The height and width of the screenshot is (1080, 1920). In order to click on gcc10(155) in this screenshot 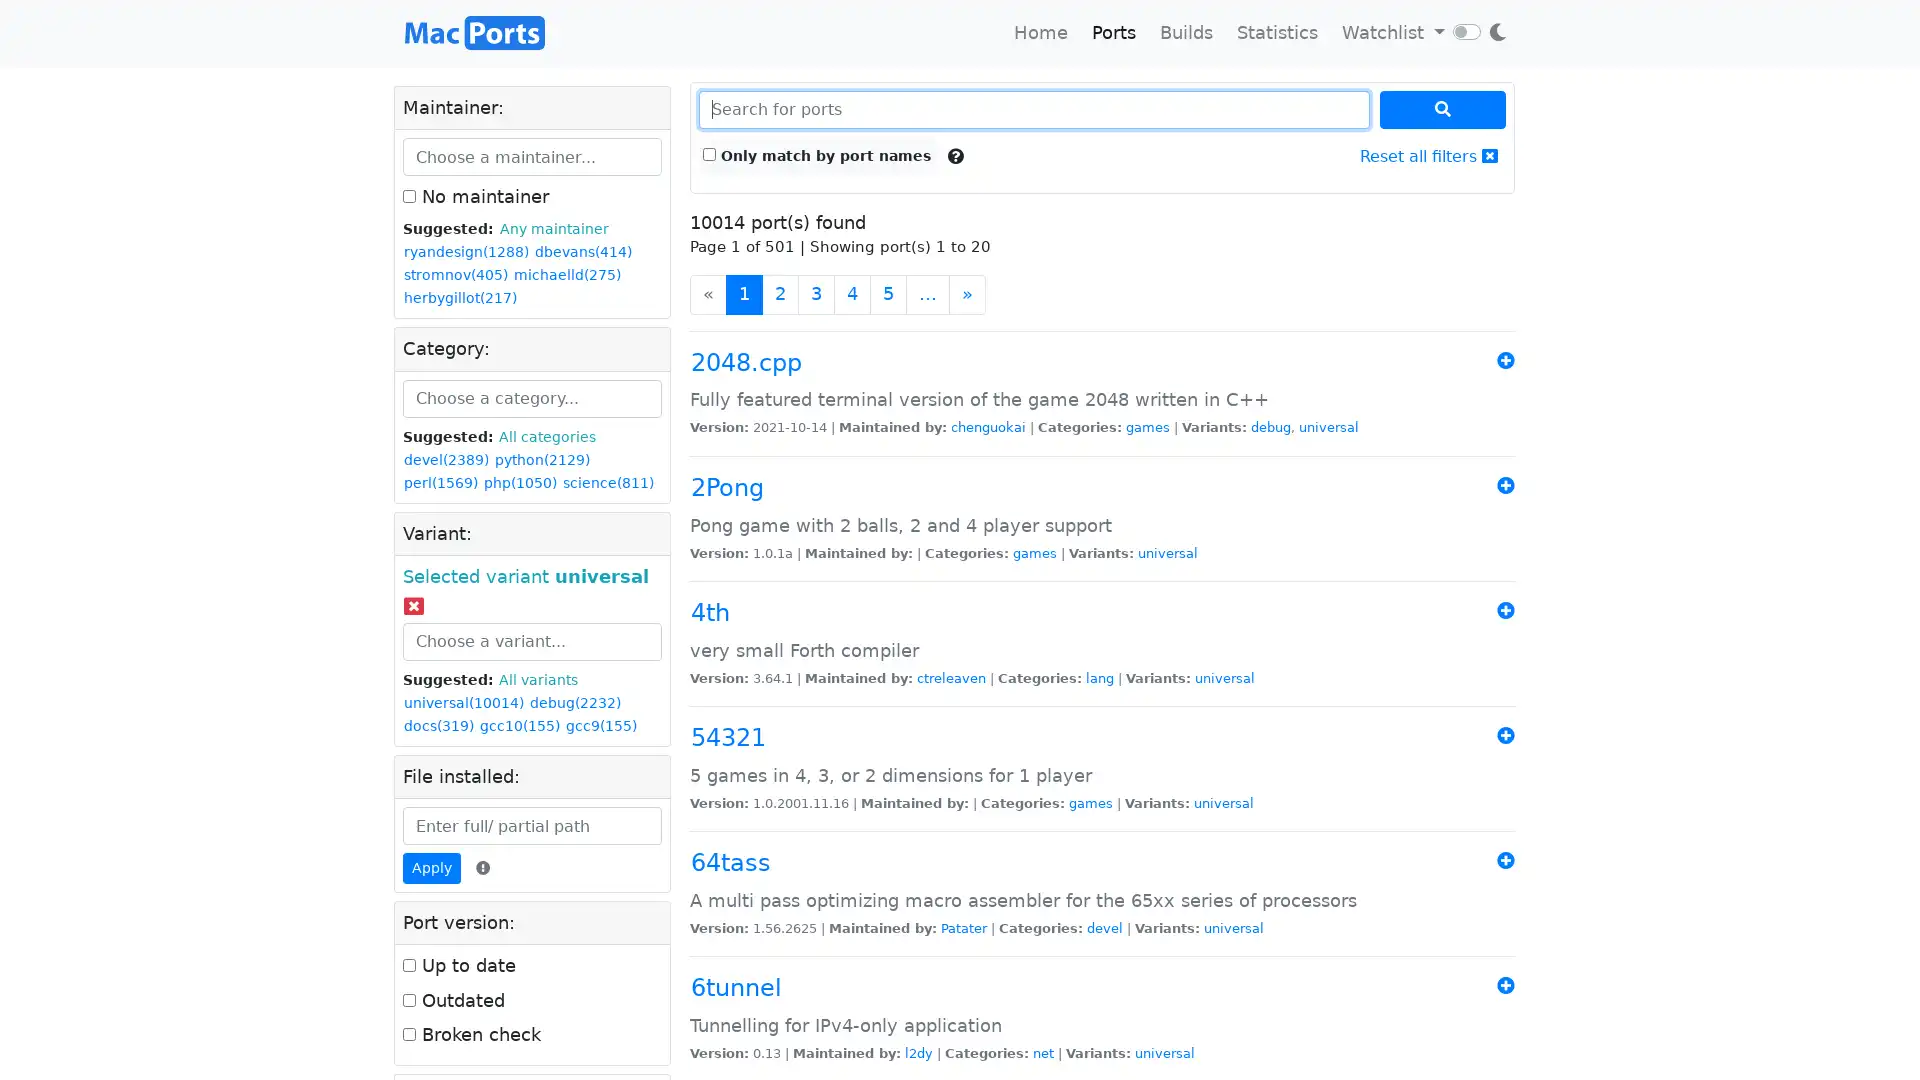, I will do `click(519, 725)`.